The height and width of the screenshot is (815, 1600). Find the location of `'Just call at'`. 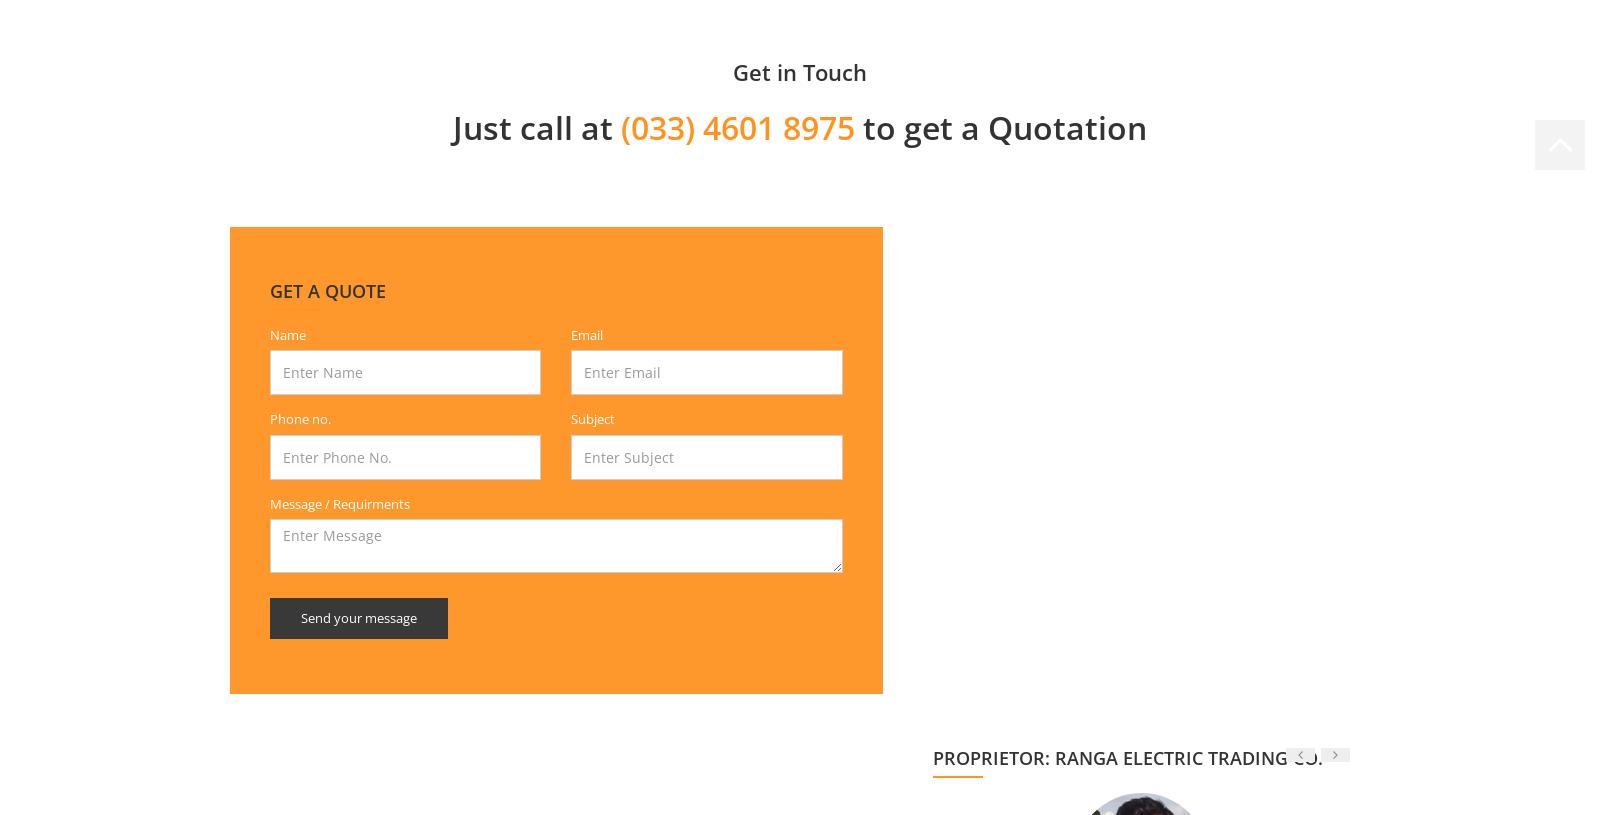

'Just call at' is located at coordinates (535, 125).